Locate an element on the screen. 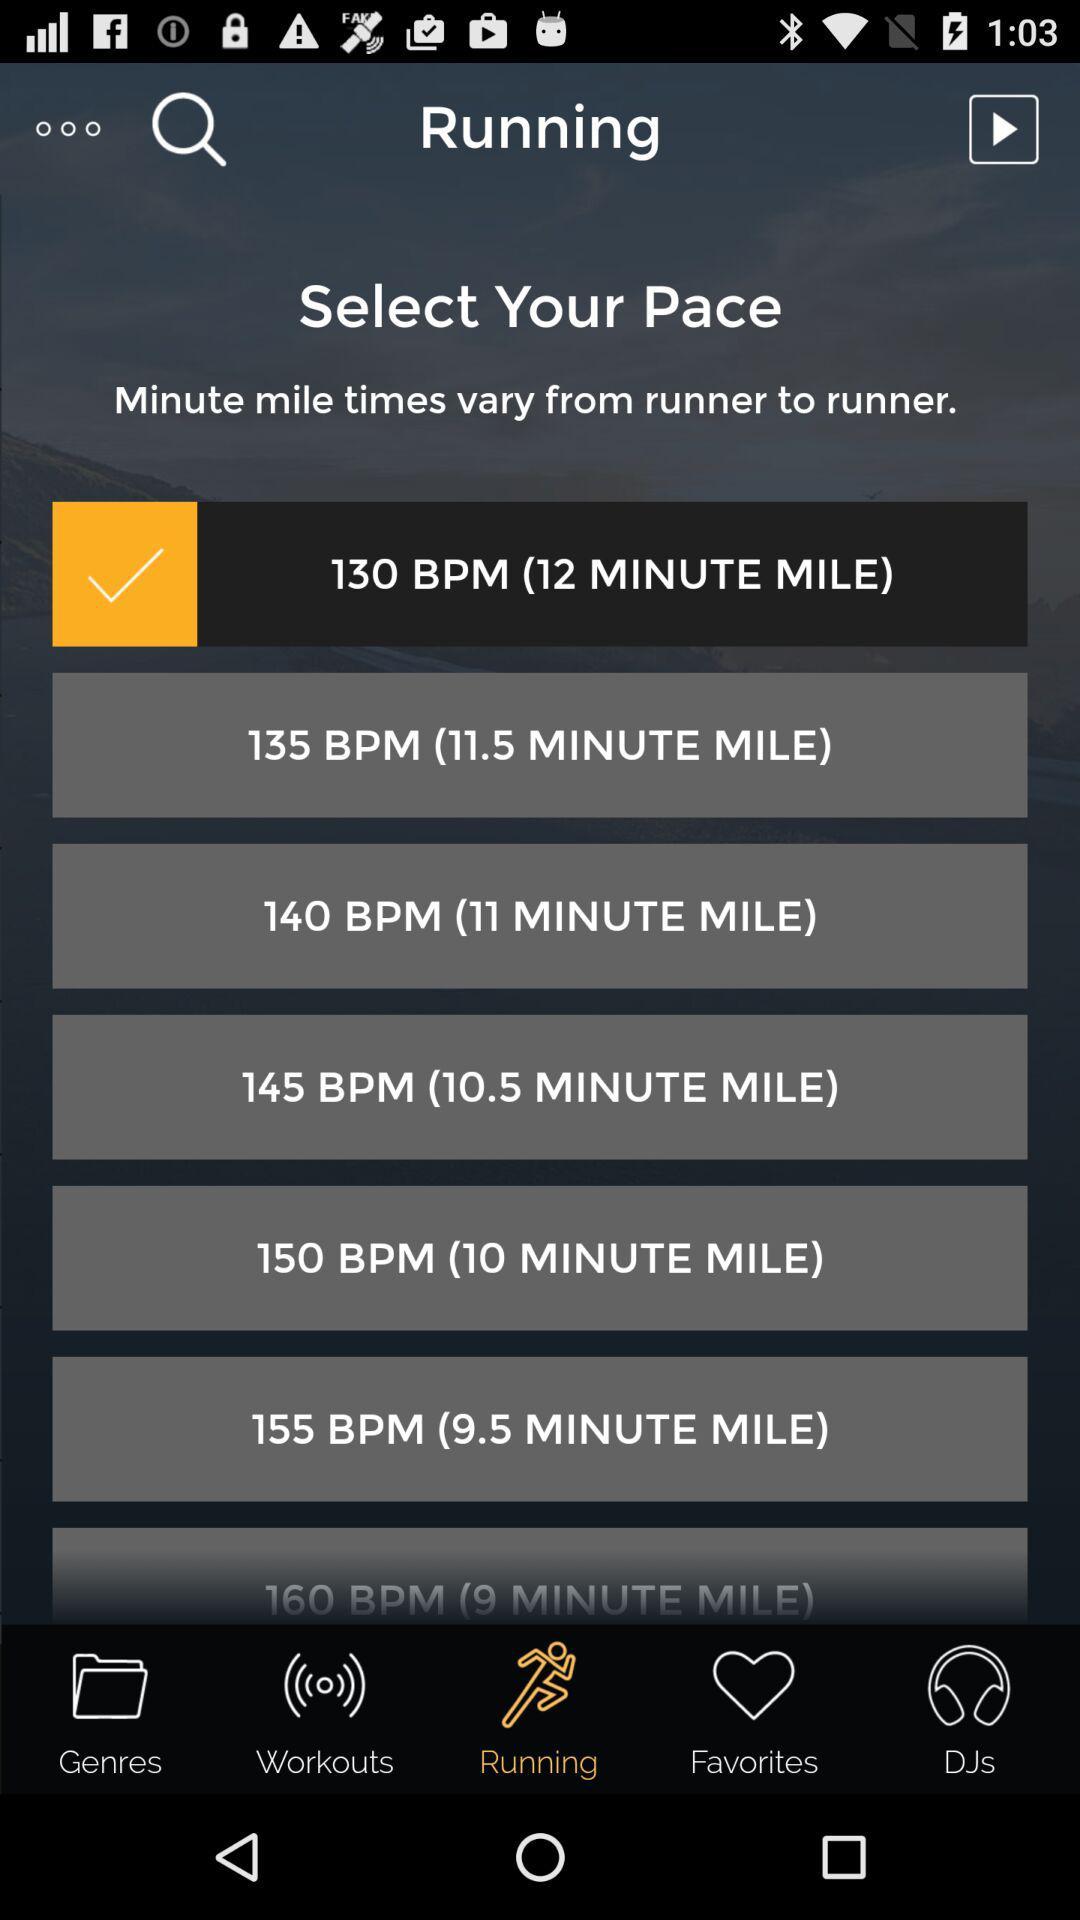 Image resolution: width=1080 pixels, height=1920 pixels. icon next to the 130 bpm 12 is located at coordinates (124, 573).